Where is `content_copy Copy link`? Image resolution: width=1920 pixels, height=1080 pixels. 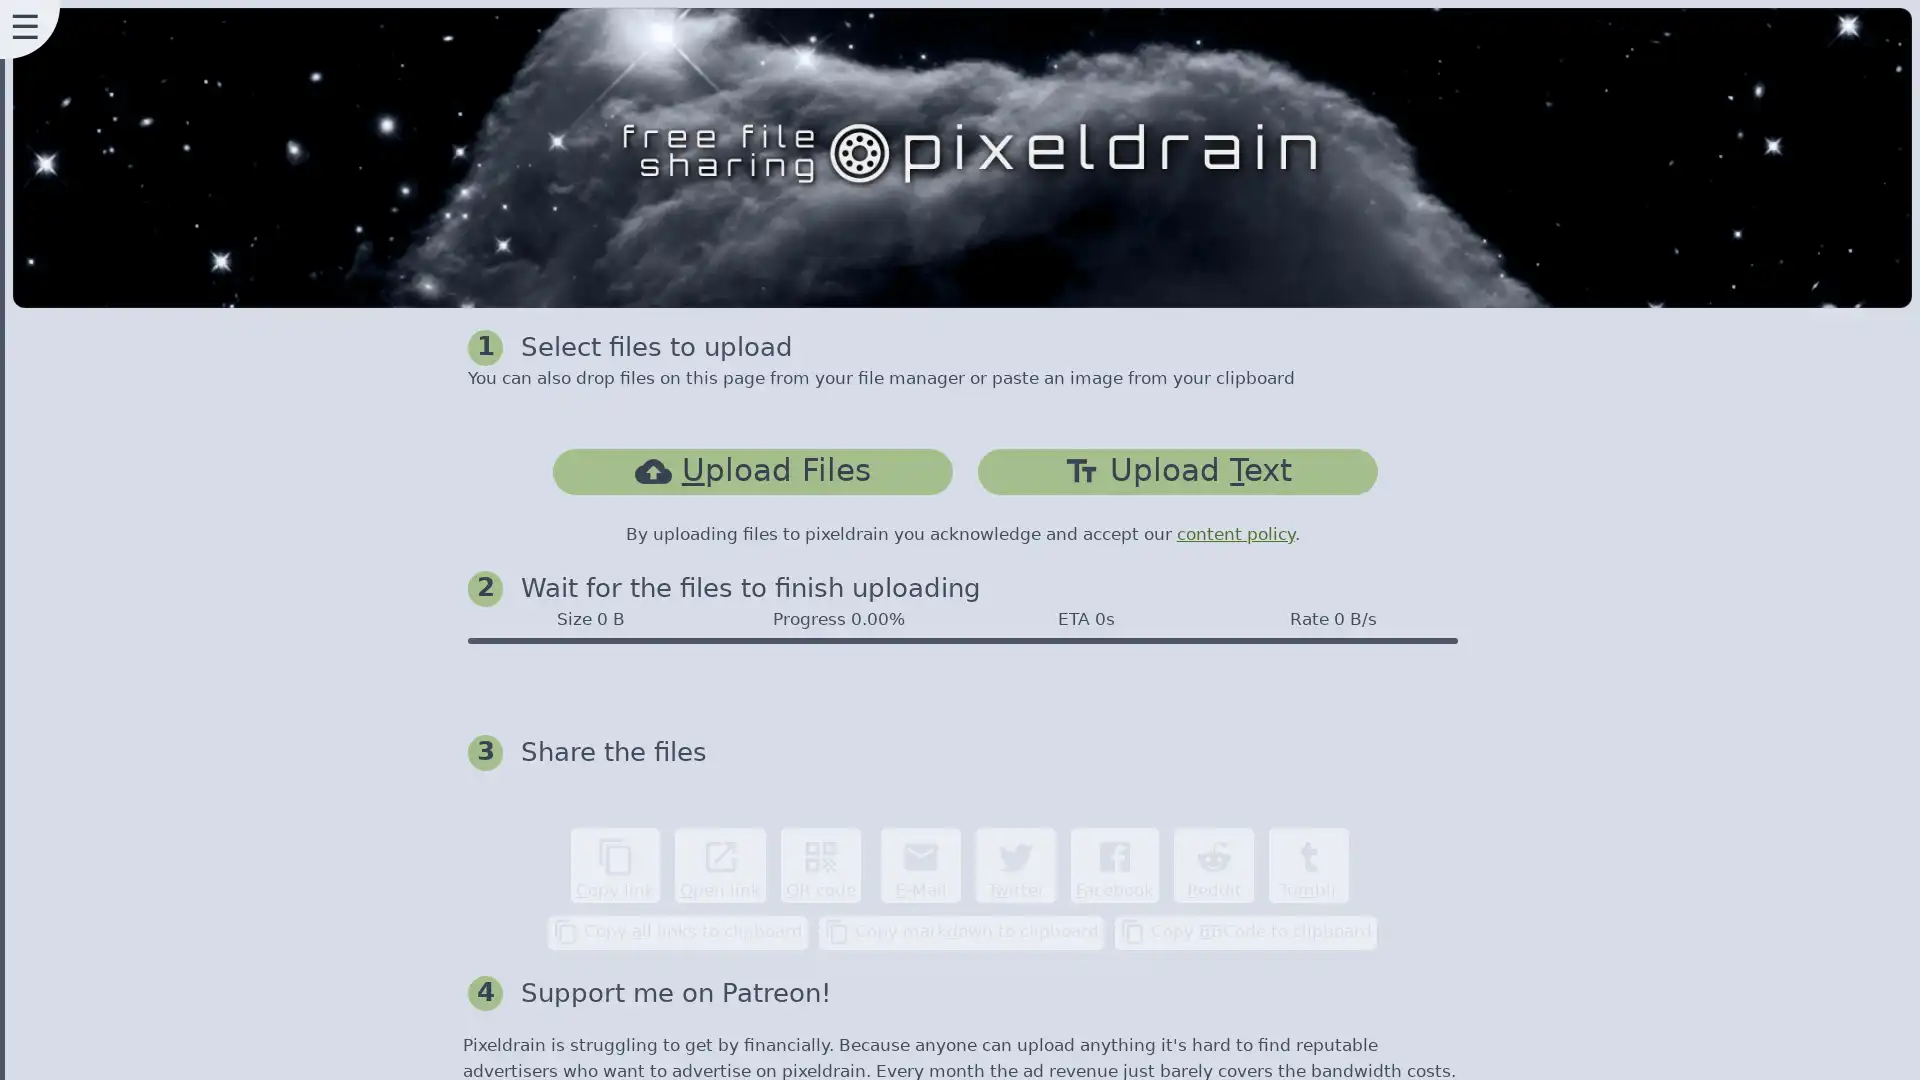
content_copy Copy link is located at coordinates (756, 864).